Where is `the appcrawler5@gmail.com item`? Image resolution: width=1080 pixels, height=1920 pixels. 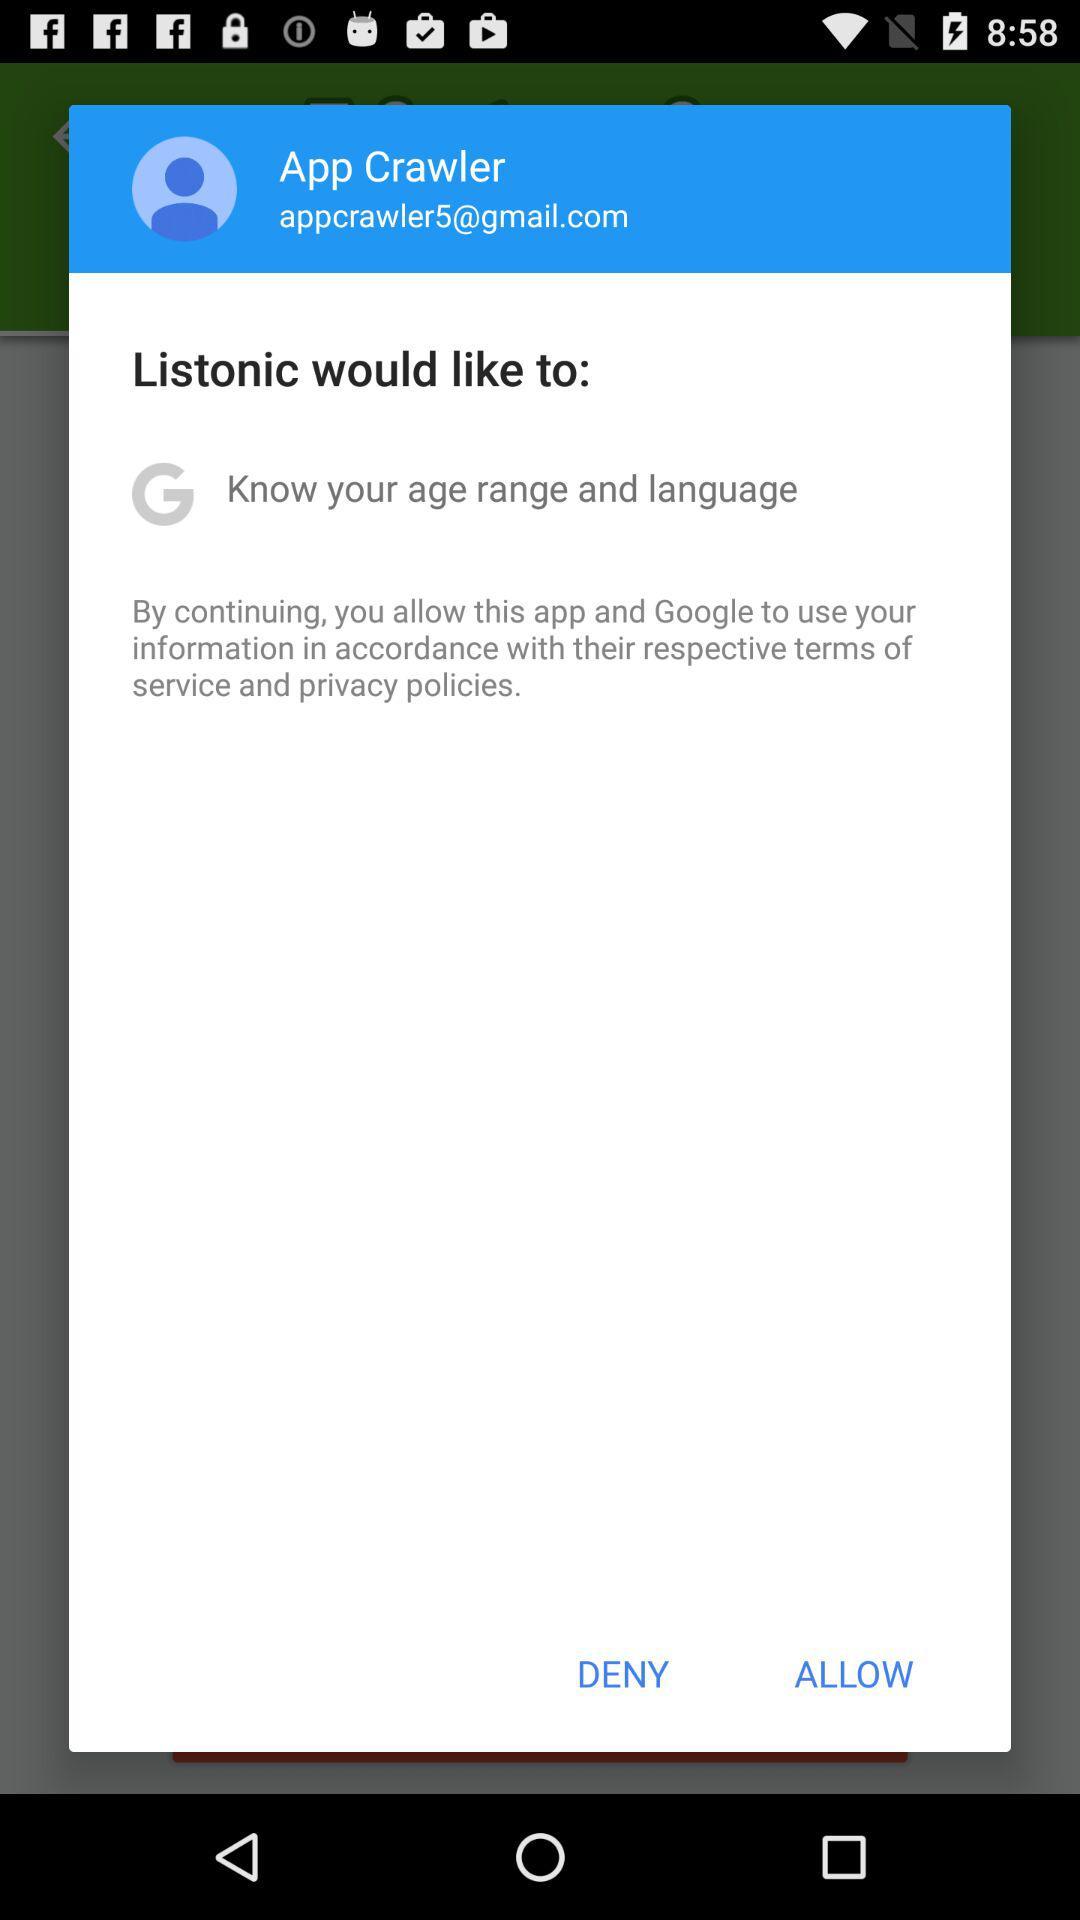 the appcrawler5@gmail.com item is located at coordinates (454, 214).